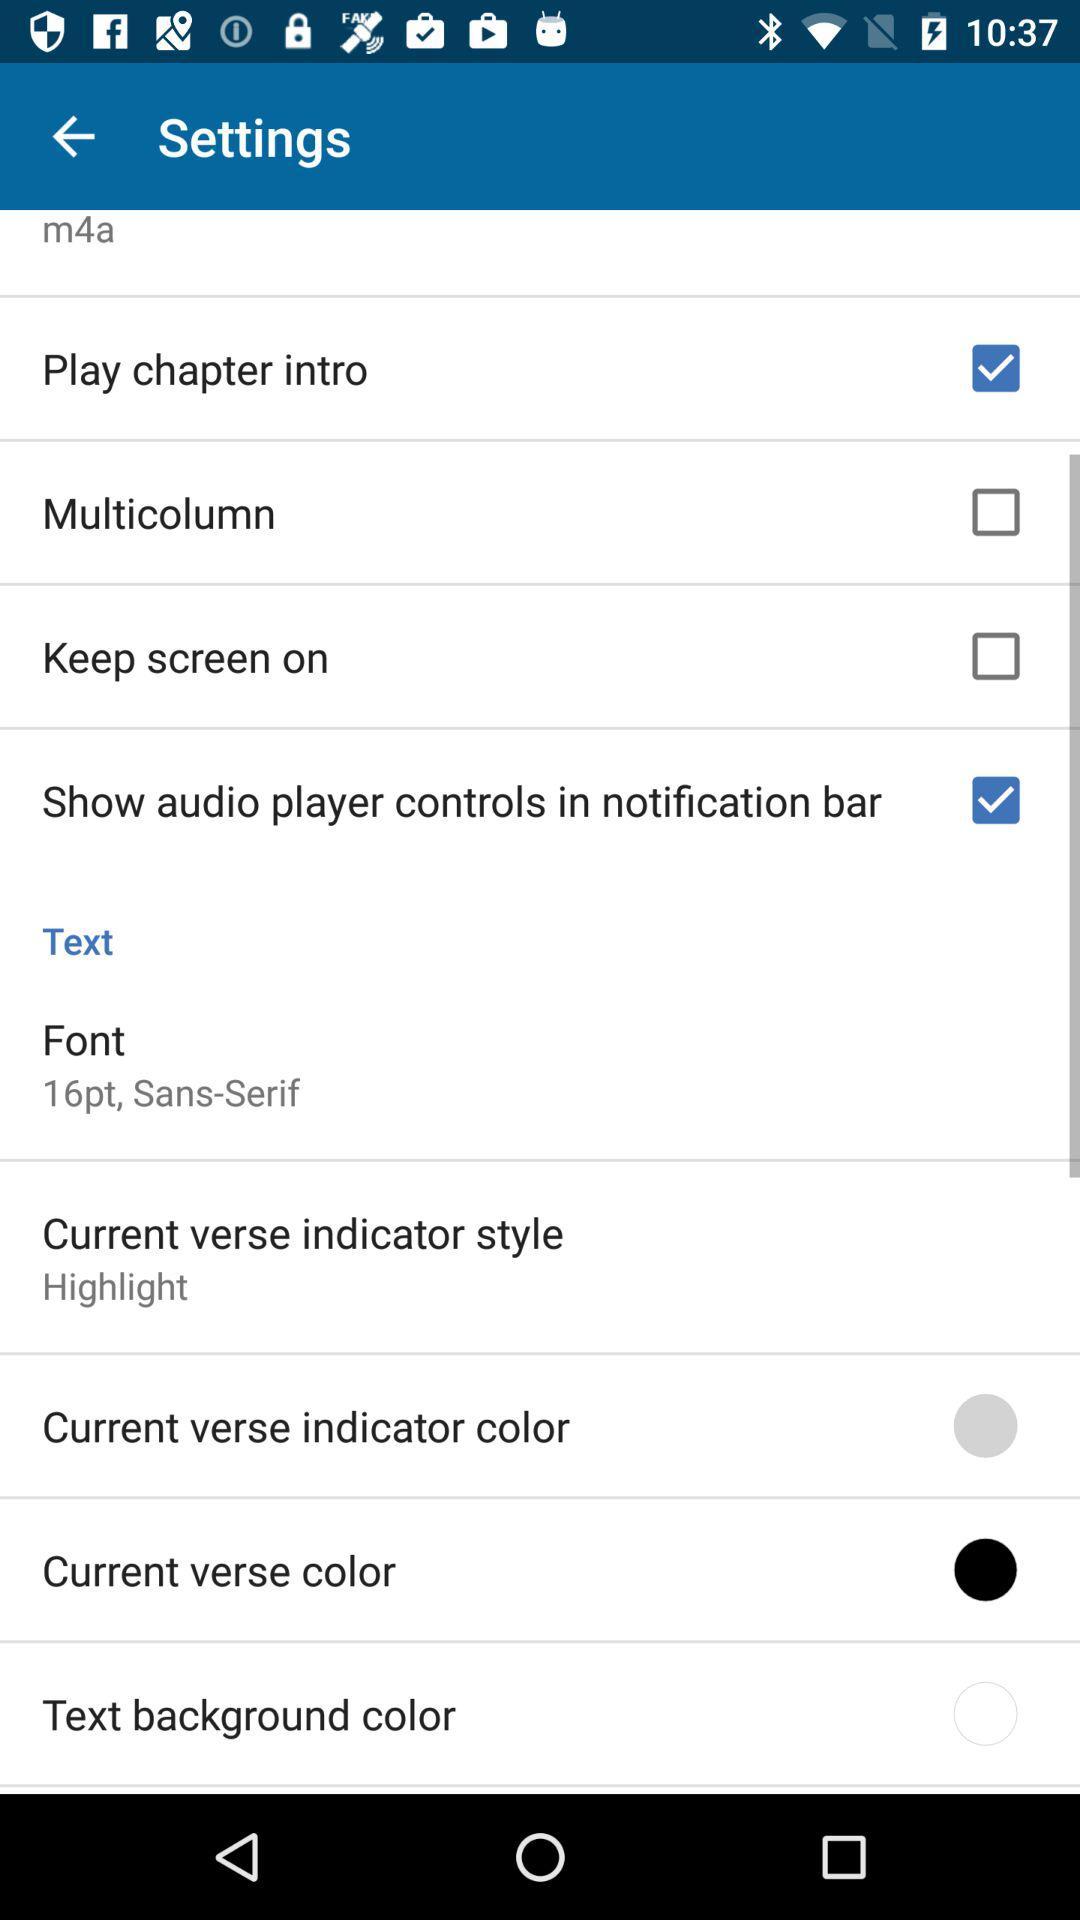  Describe the element at coordinates (462, 793) in the screenshot. I see `item above the text` at that location.